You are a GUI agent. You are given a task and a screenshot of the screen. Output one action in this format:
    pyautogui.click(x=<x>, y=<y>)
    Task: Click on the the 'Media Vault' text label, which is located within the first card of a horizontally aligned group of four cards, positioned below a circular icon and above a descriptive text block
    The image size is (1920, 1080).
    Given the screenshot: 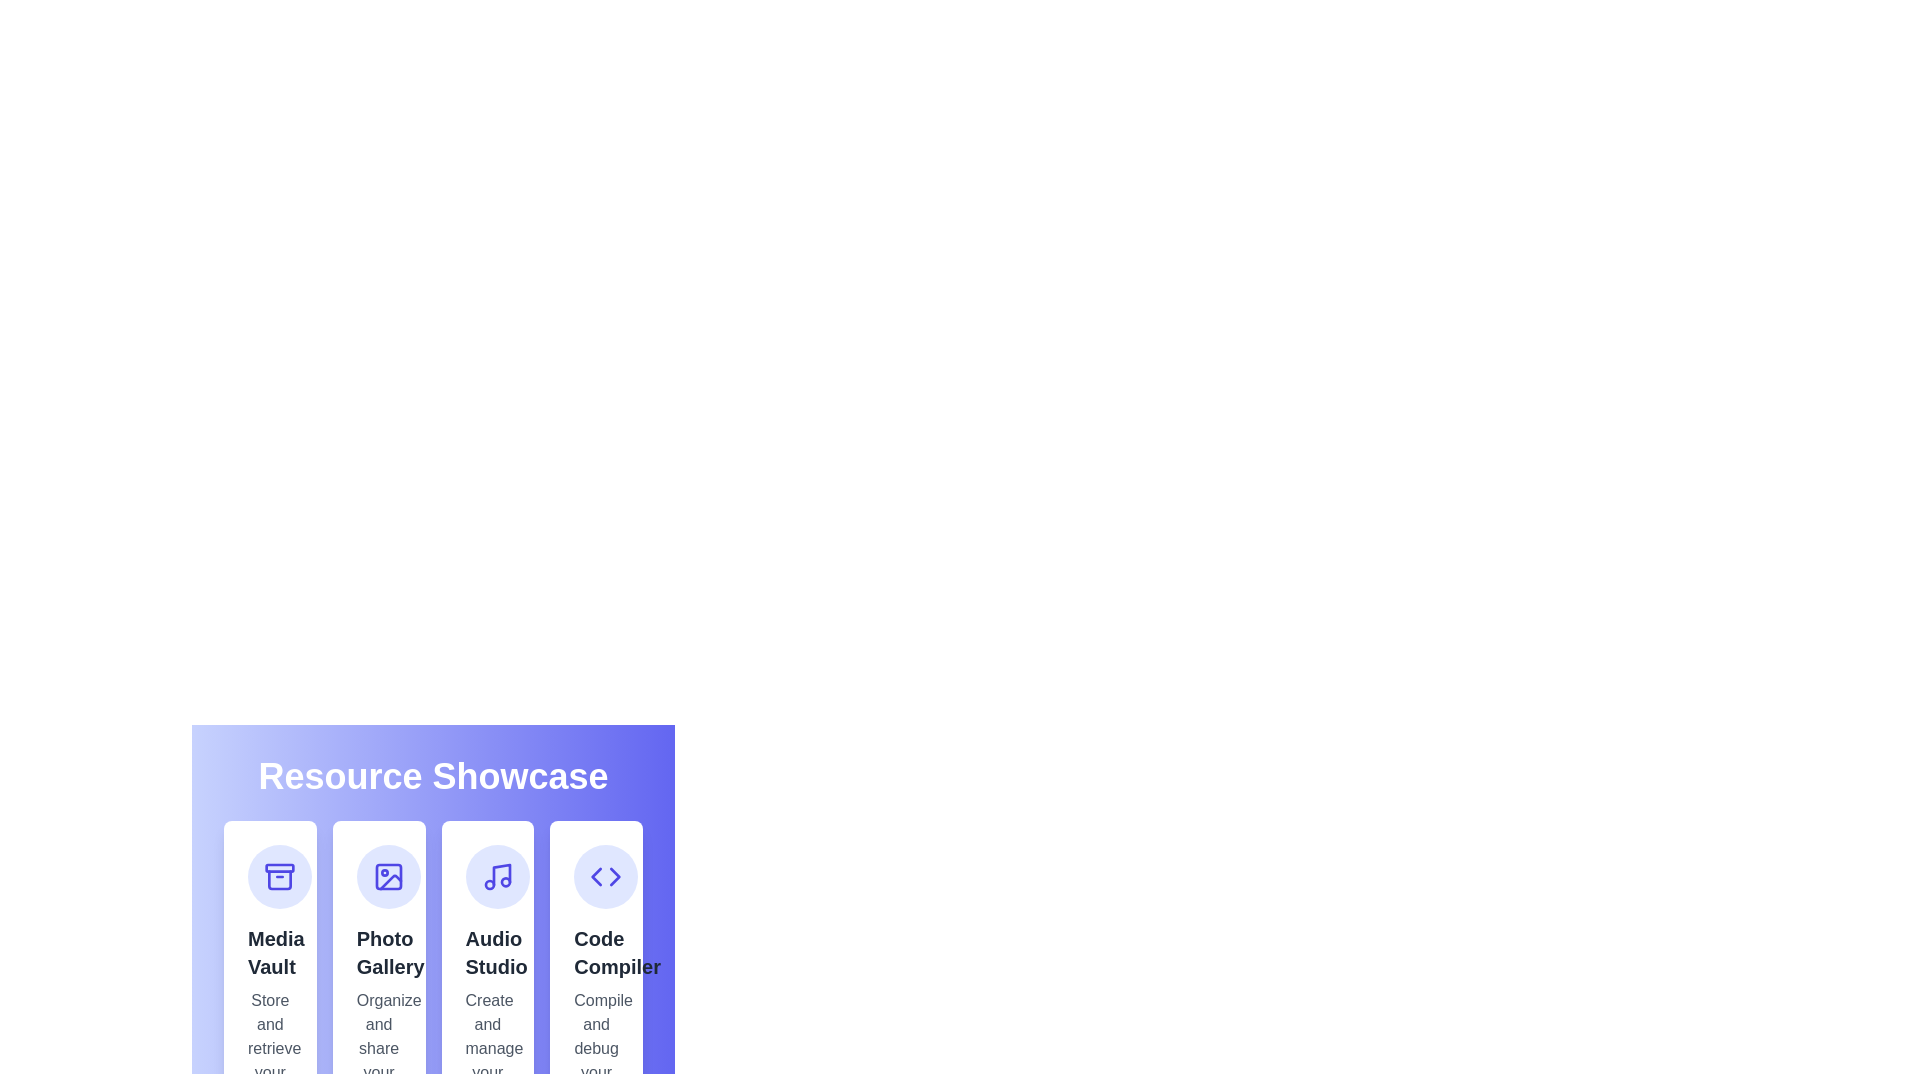 What is the action you would take?
    pyautogui.click(x=269, y=951)
    